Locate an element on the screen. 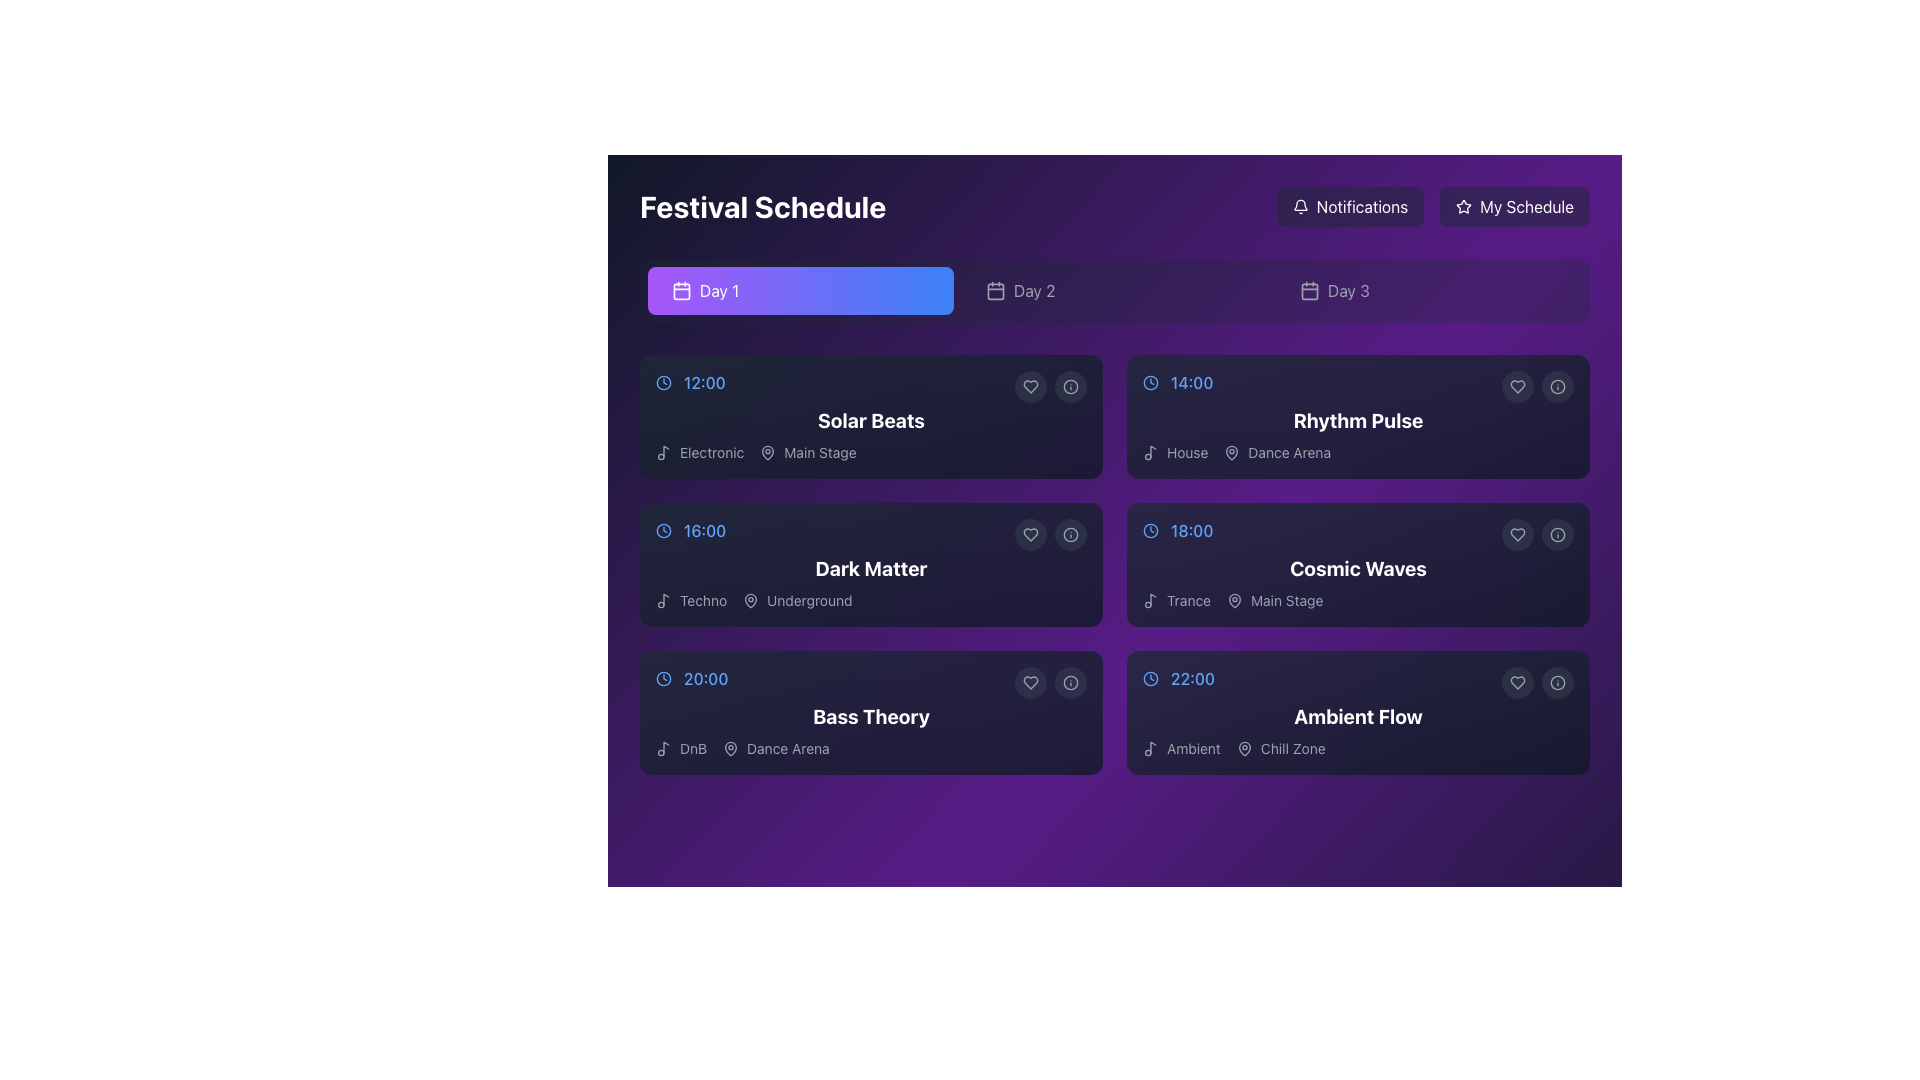 The width and height of the screenshot is (1920, 1080). the text label displaying 'Electronic' in white color on a dark background, which is part of the 'Solar Beats' event block at 12:00 is located at coordinates (712, 452).